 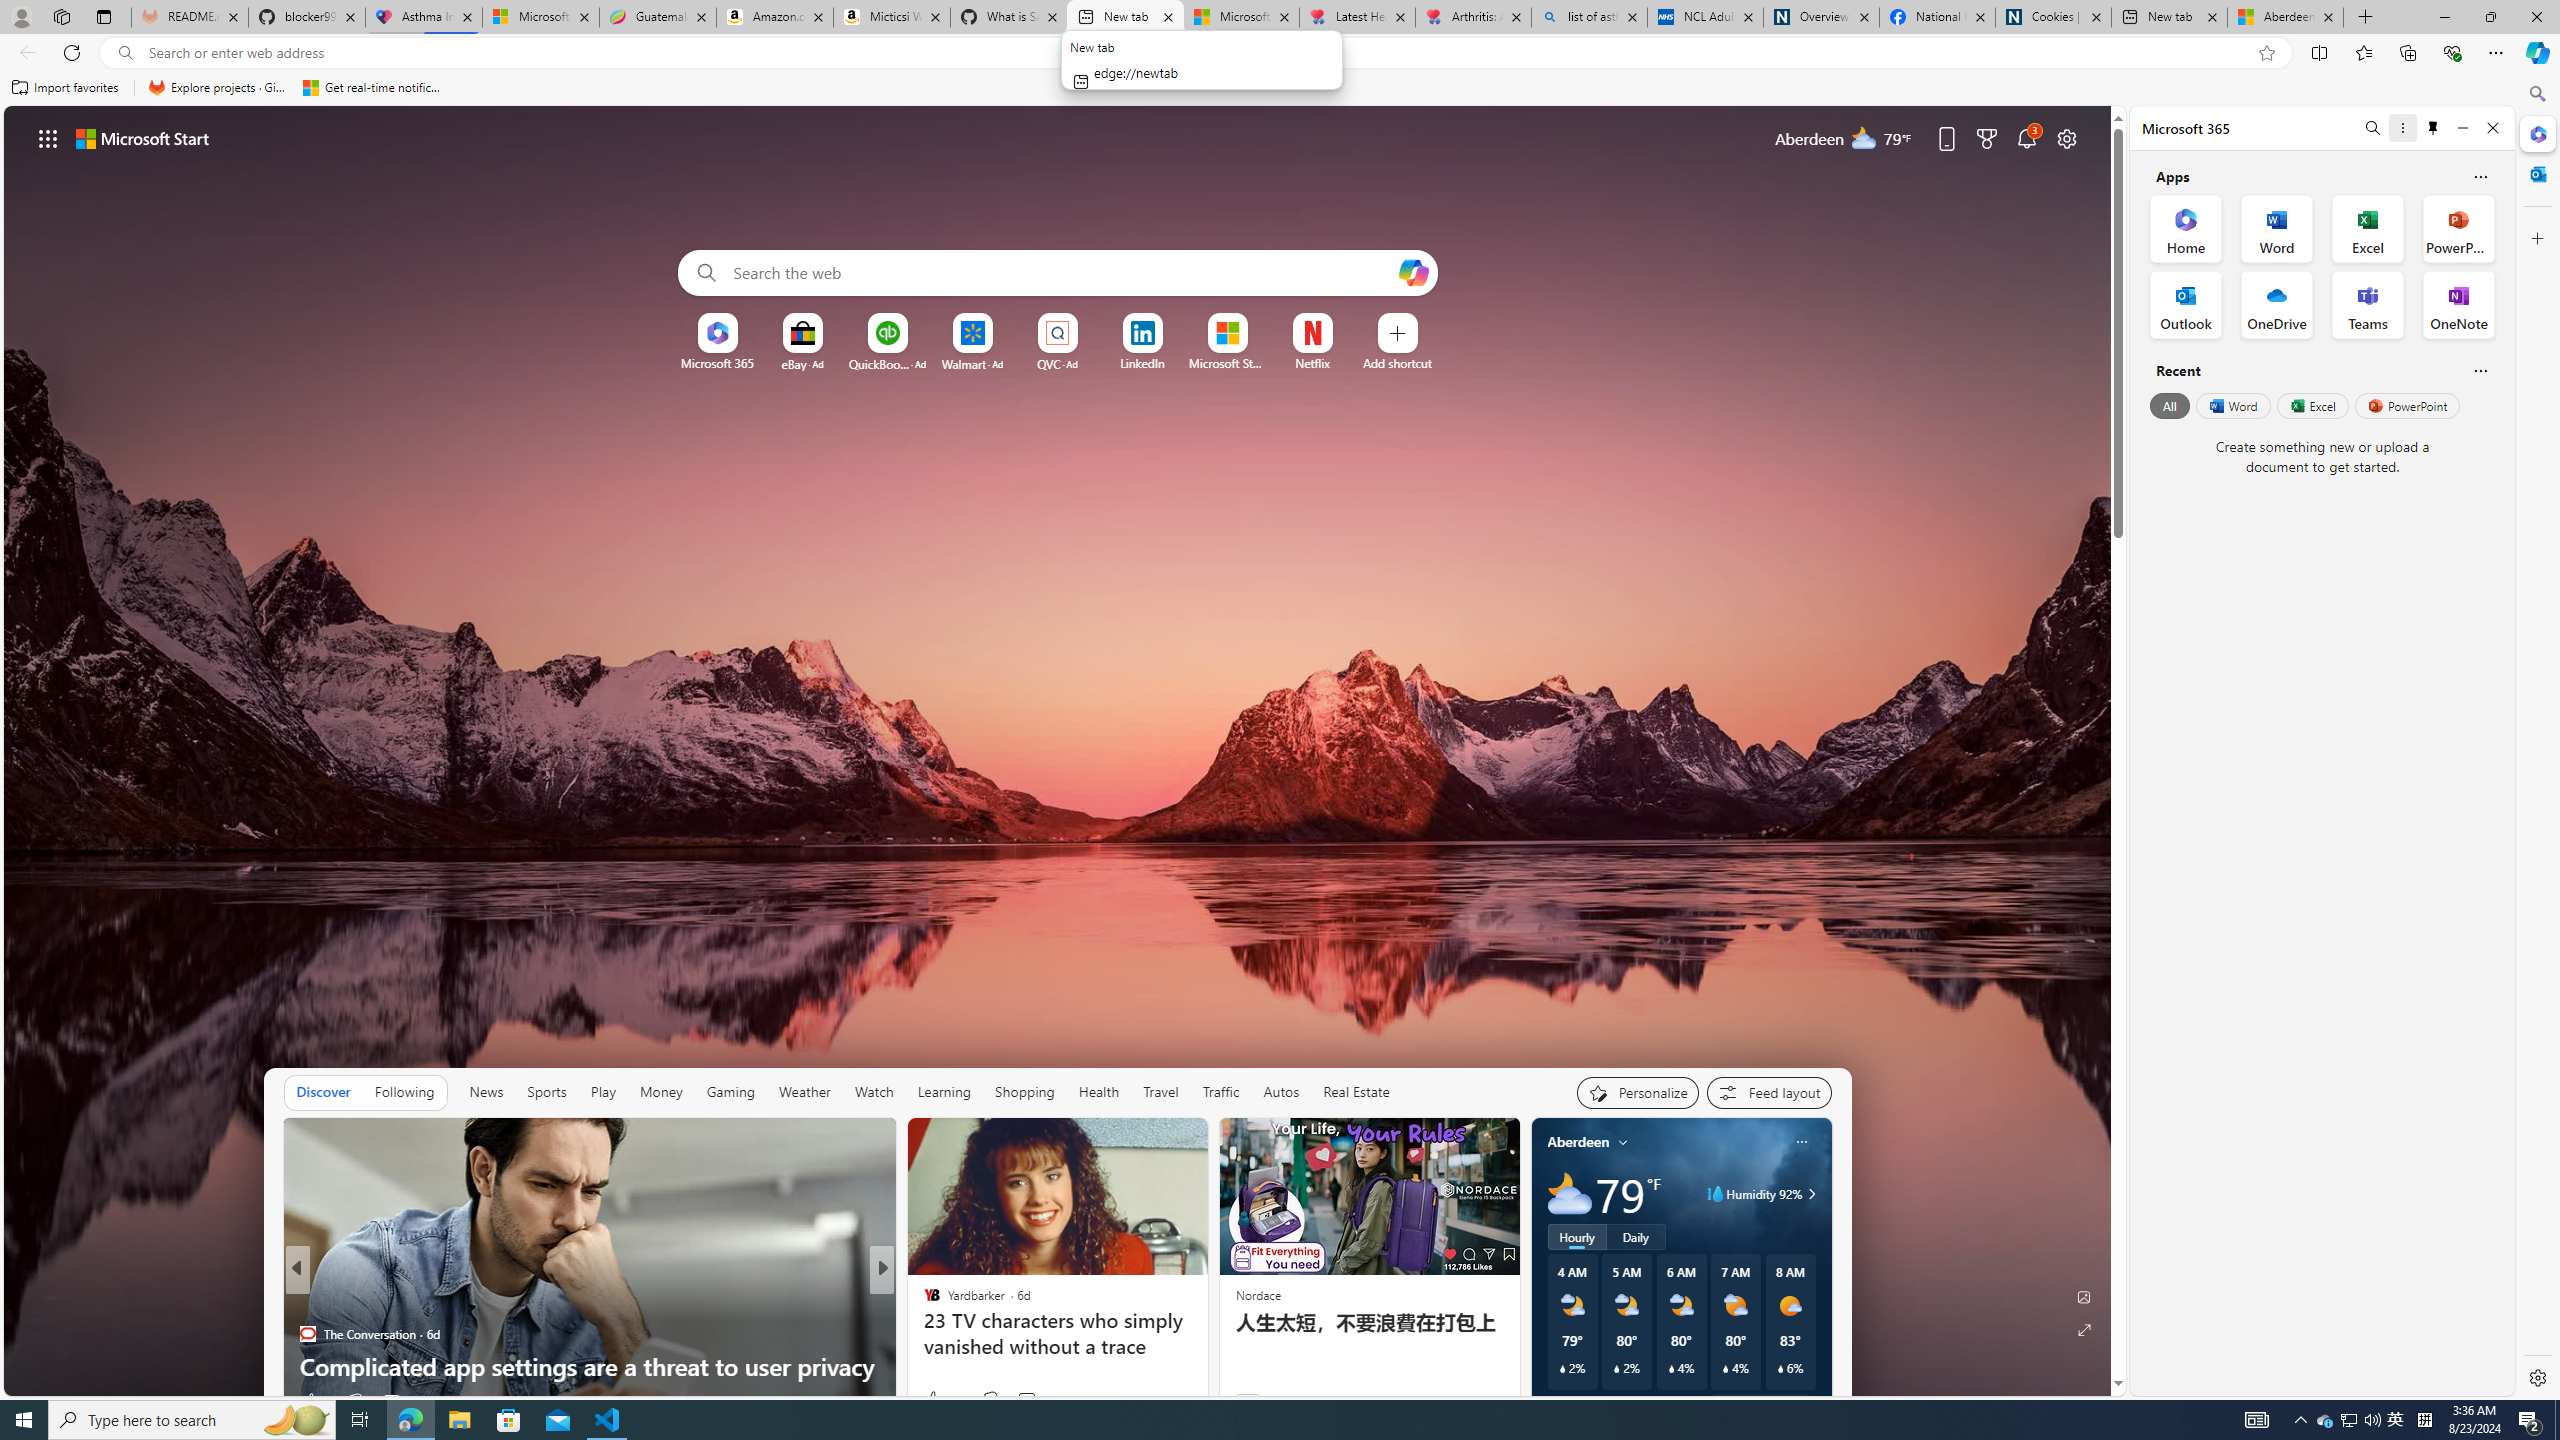 I want to click on 'Feed settings', so click(x=1768, y=1091).